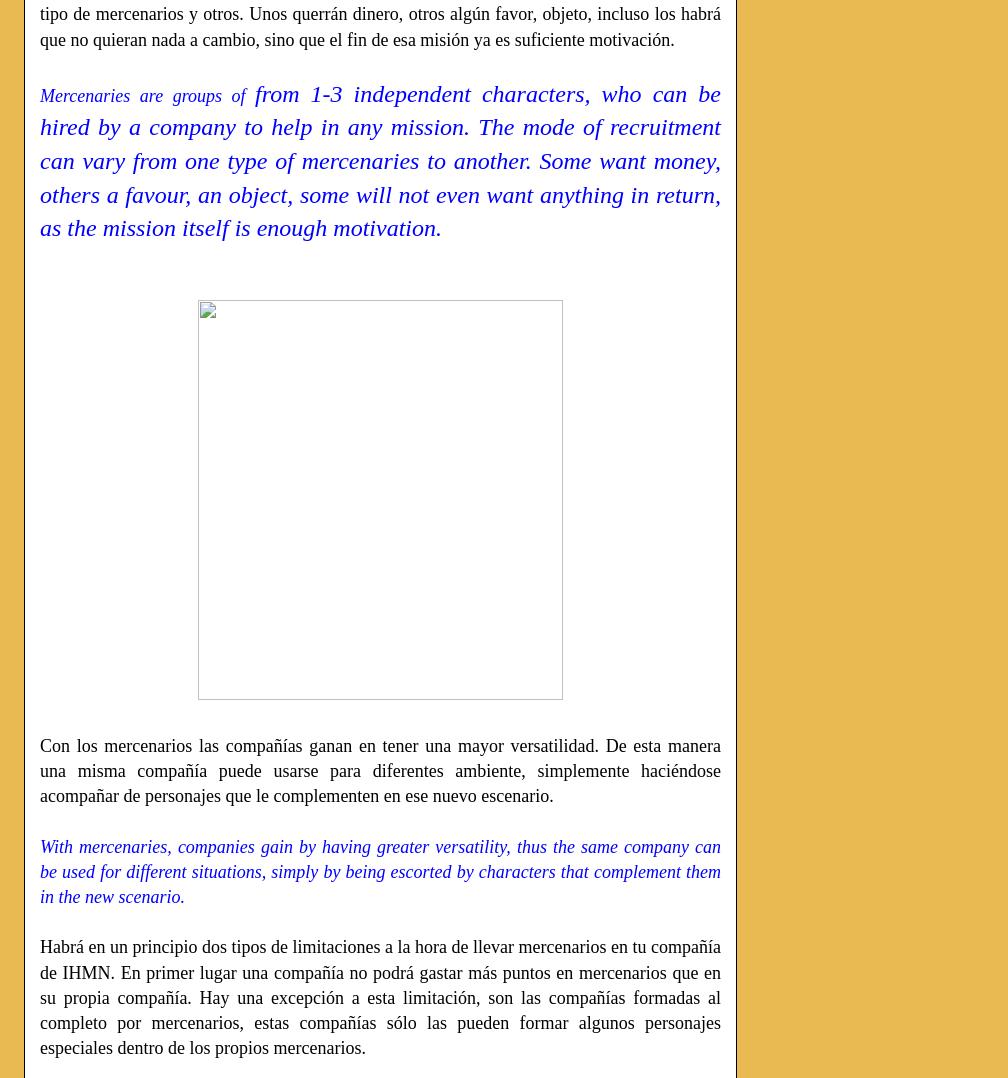 Image resolution: width=1008 pixels, height=1078 pixels. What do you see at coordinates (147, 93) in the screenshot?
I see `'Mercenaries are groups of'` at bounding box center [147, 93].